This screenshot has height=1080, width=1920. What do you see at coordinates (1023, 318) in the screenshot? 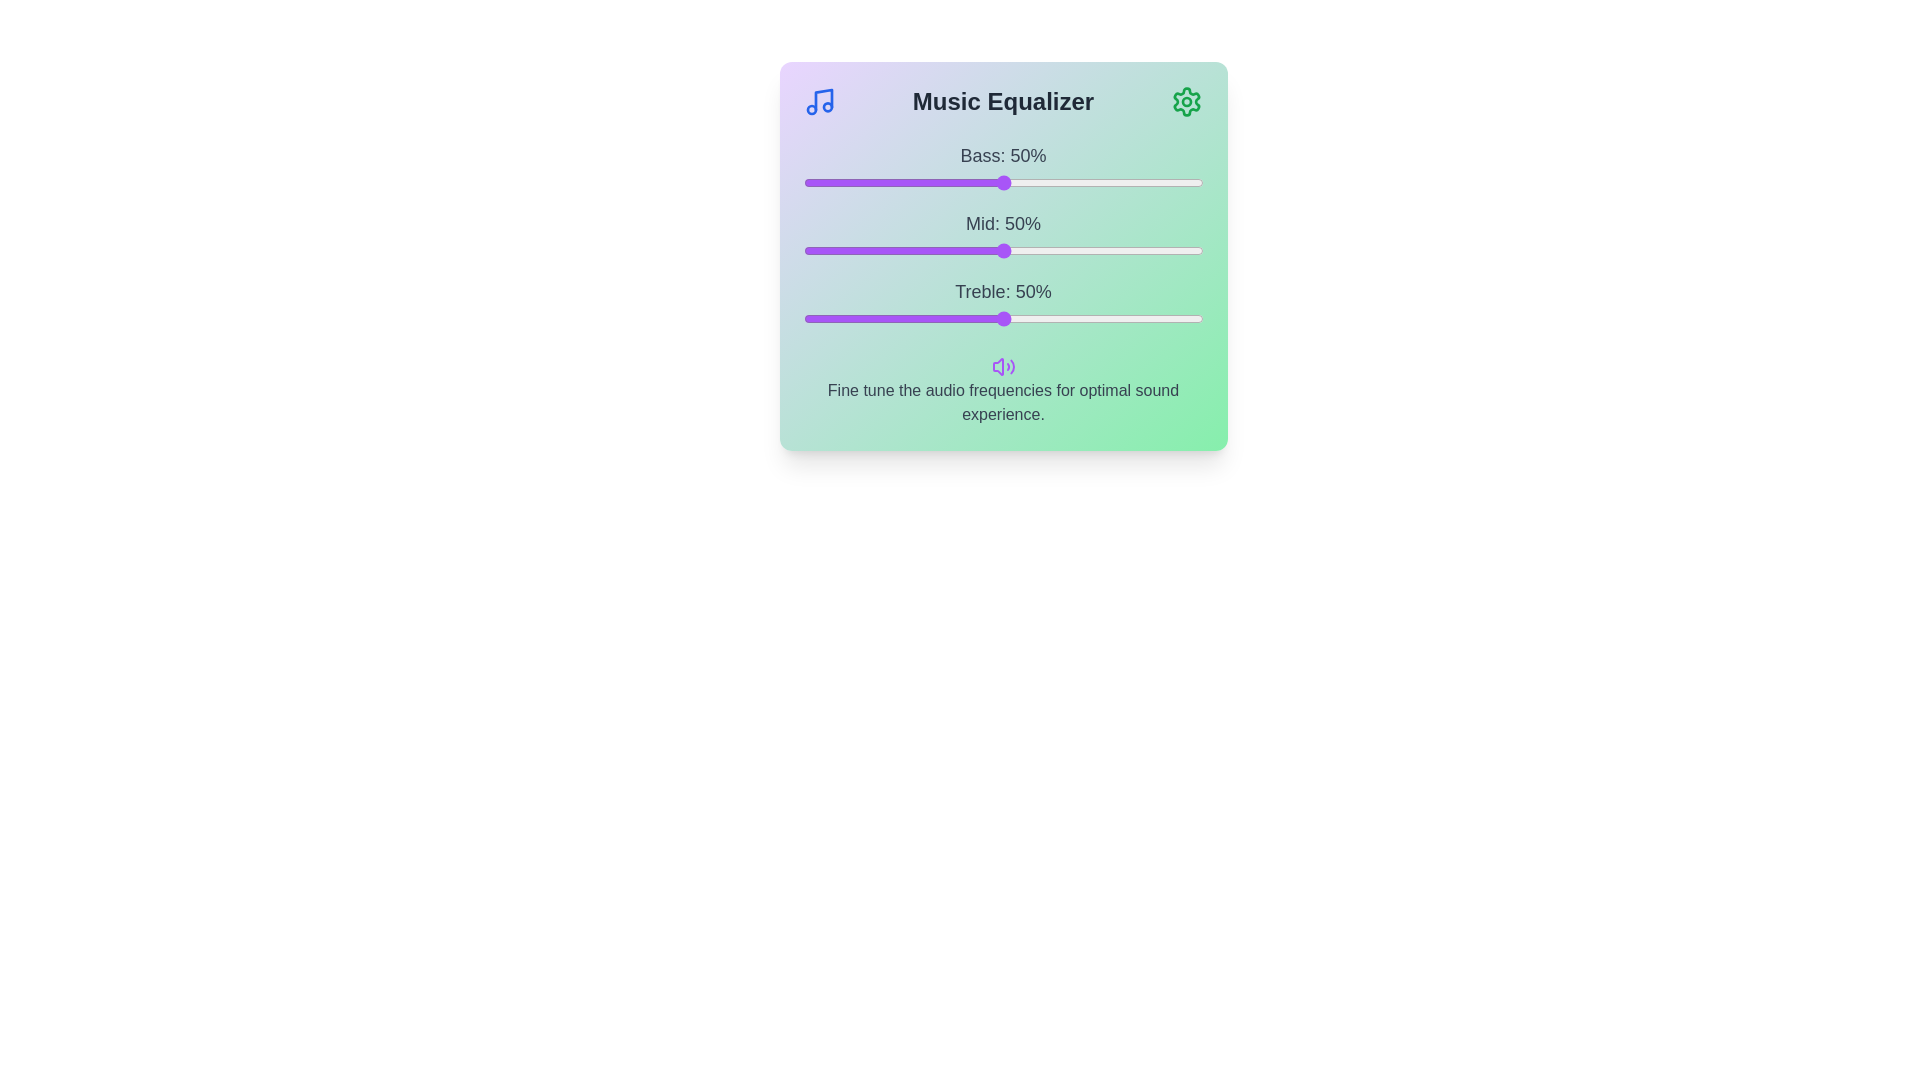
I see `the treble slider to 55%` at bounding box center [1023, 318].